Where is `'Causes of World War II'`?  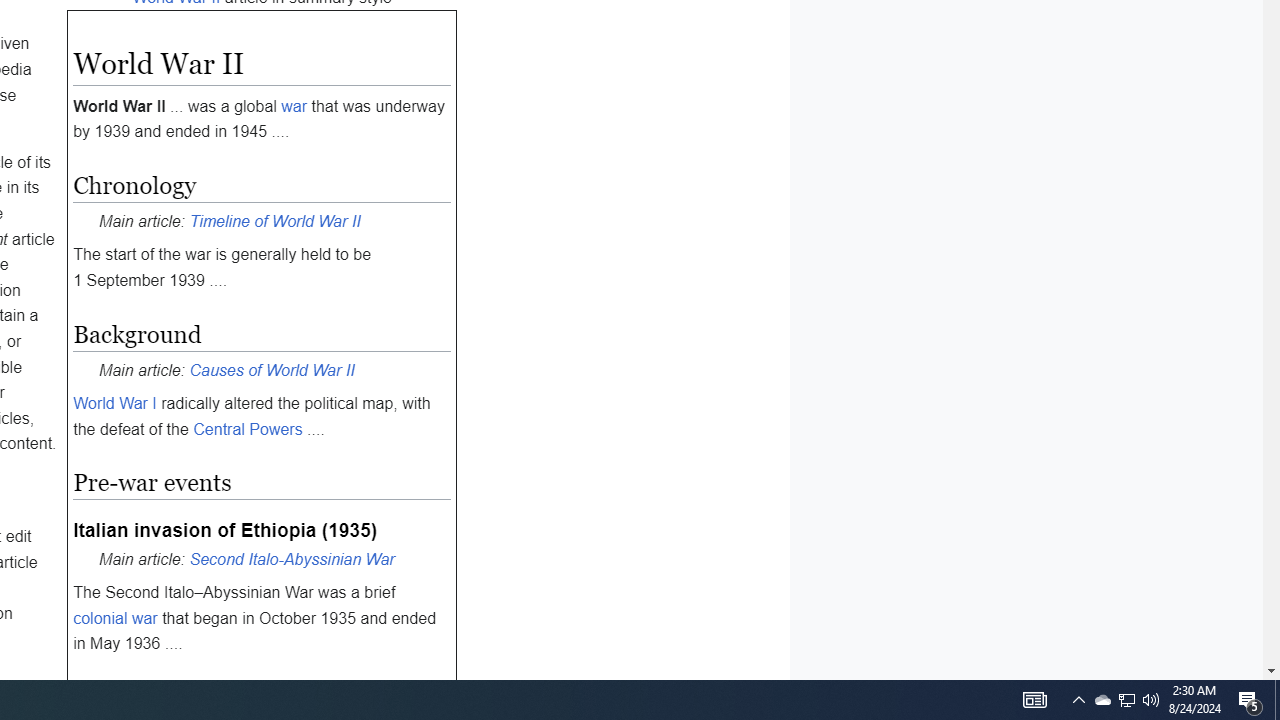 'Causes of World War II' is located at coordinates (271, 369).